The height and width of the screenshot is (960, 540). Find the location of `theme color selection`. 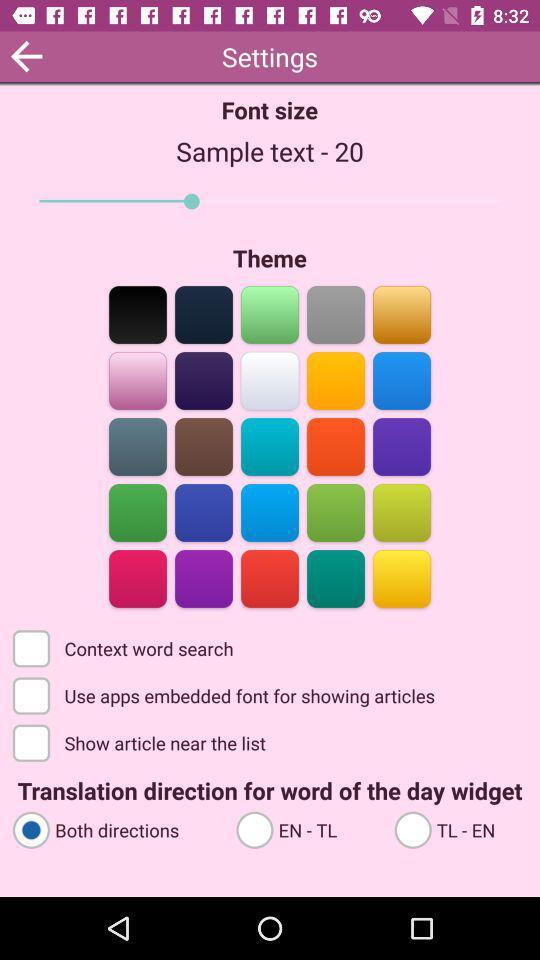

theme color selection is located at coordinates (270, 510).